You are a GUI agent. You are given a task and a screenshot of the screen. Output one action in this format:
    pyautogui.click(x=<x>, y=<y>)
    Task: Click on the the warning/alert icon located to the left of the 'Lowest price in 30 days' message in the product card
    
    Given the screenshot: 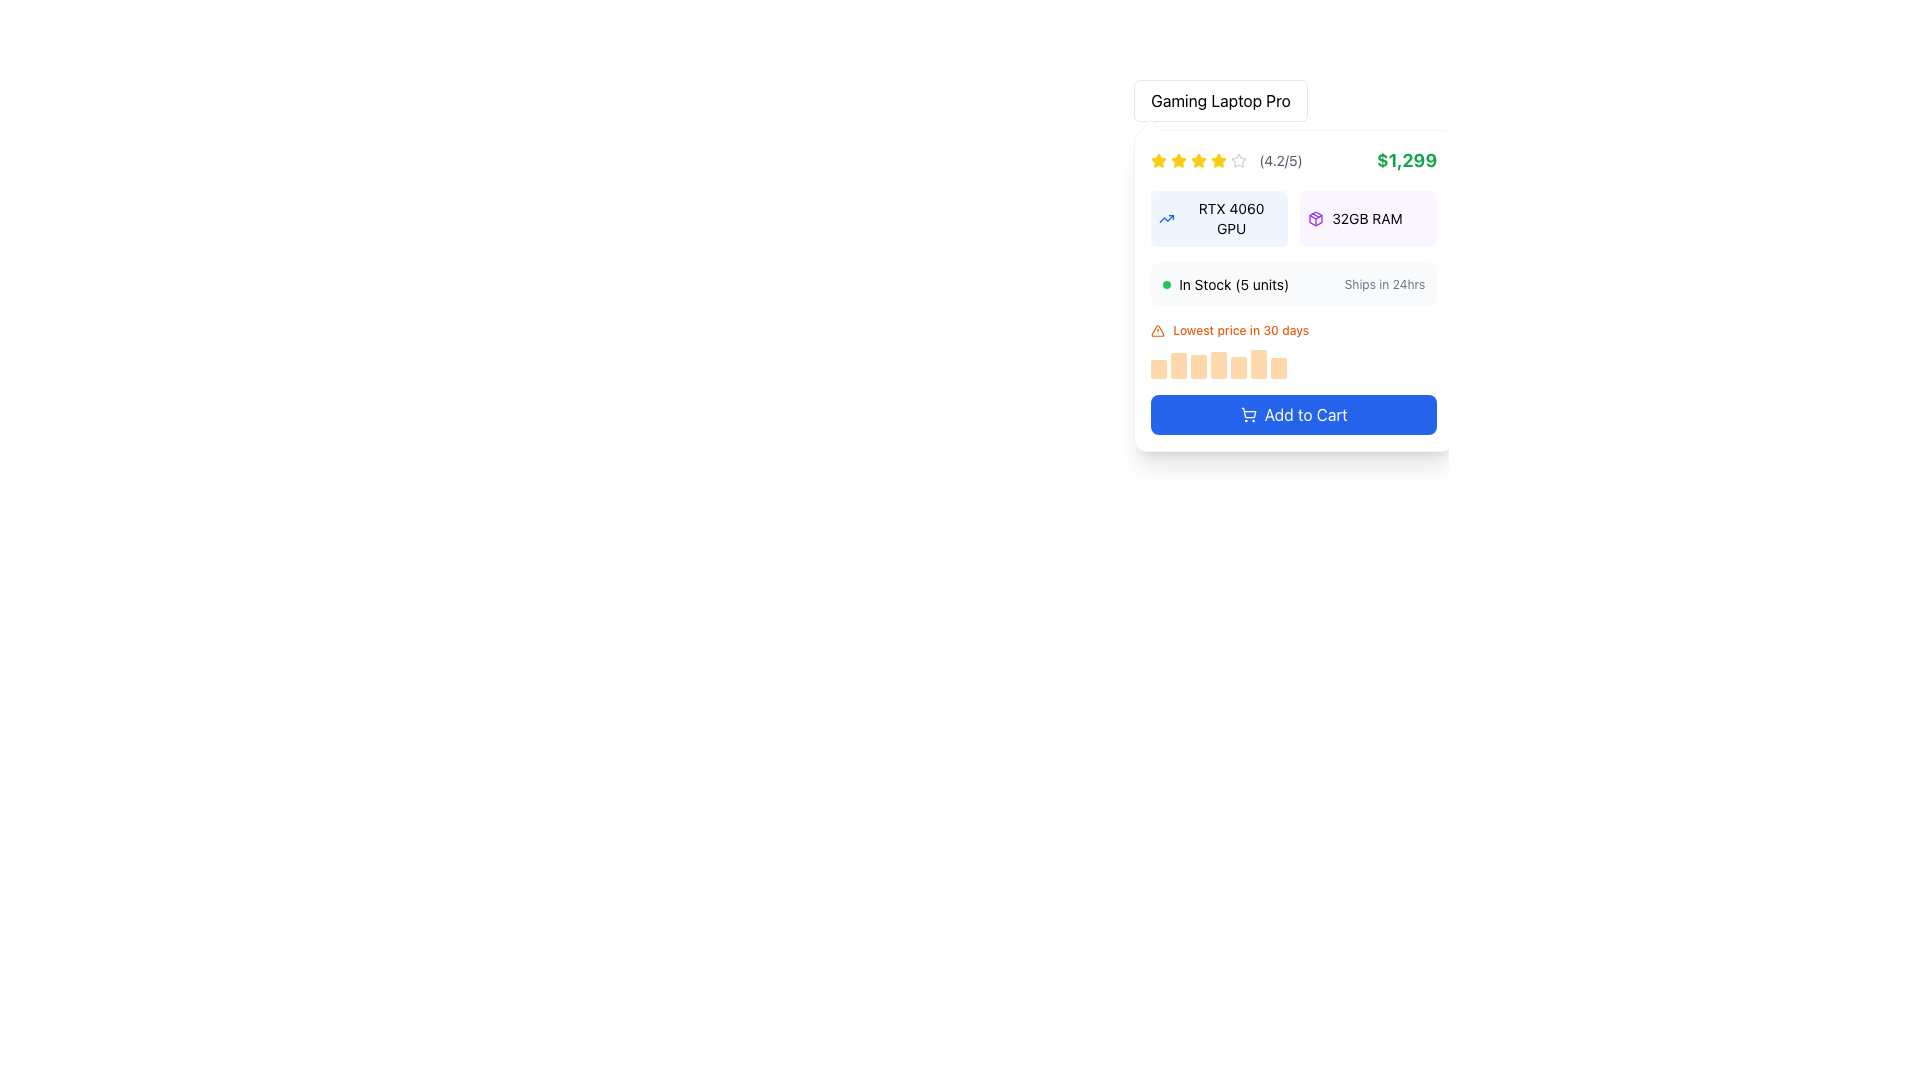 What is the action you would take?
    pyautogui.click(x=1158, y=330)
    